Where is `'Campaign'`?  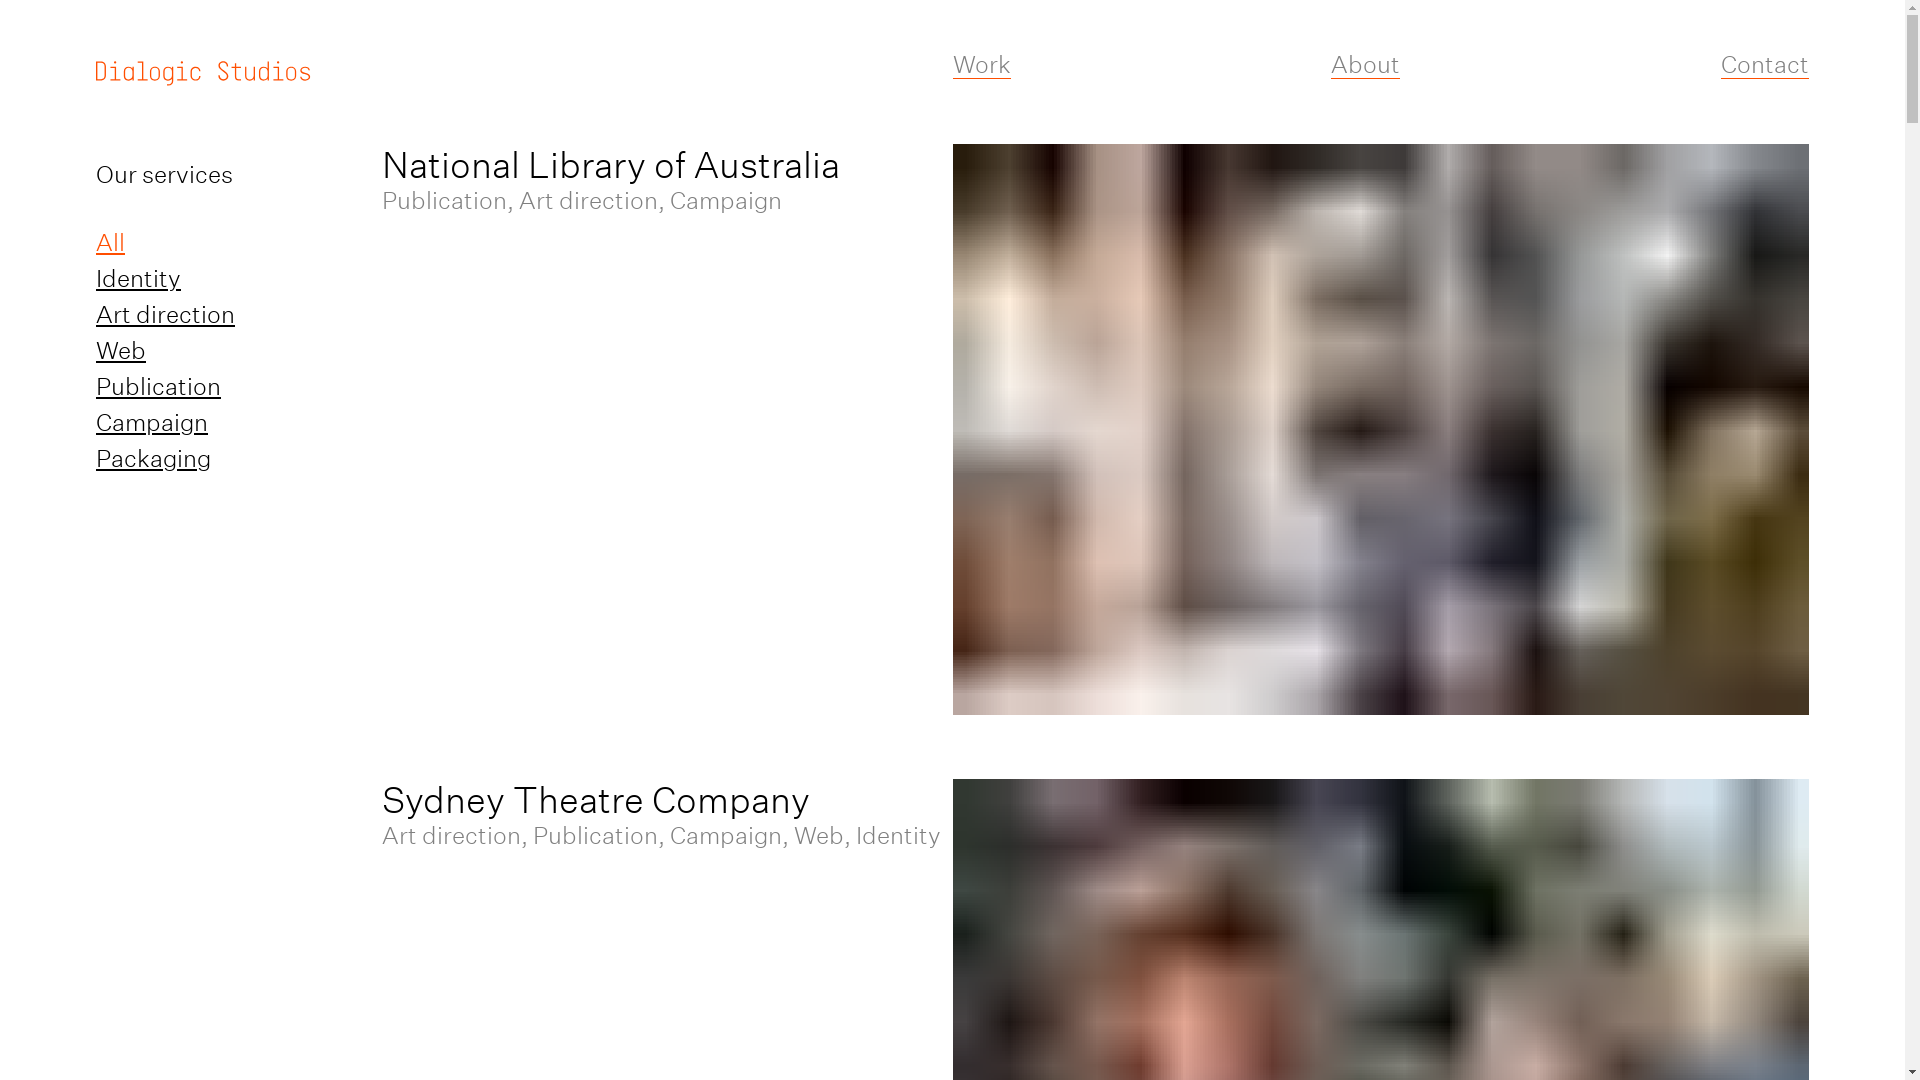 'Campaign' is located at coordinates (95, 420).